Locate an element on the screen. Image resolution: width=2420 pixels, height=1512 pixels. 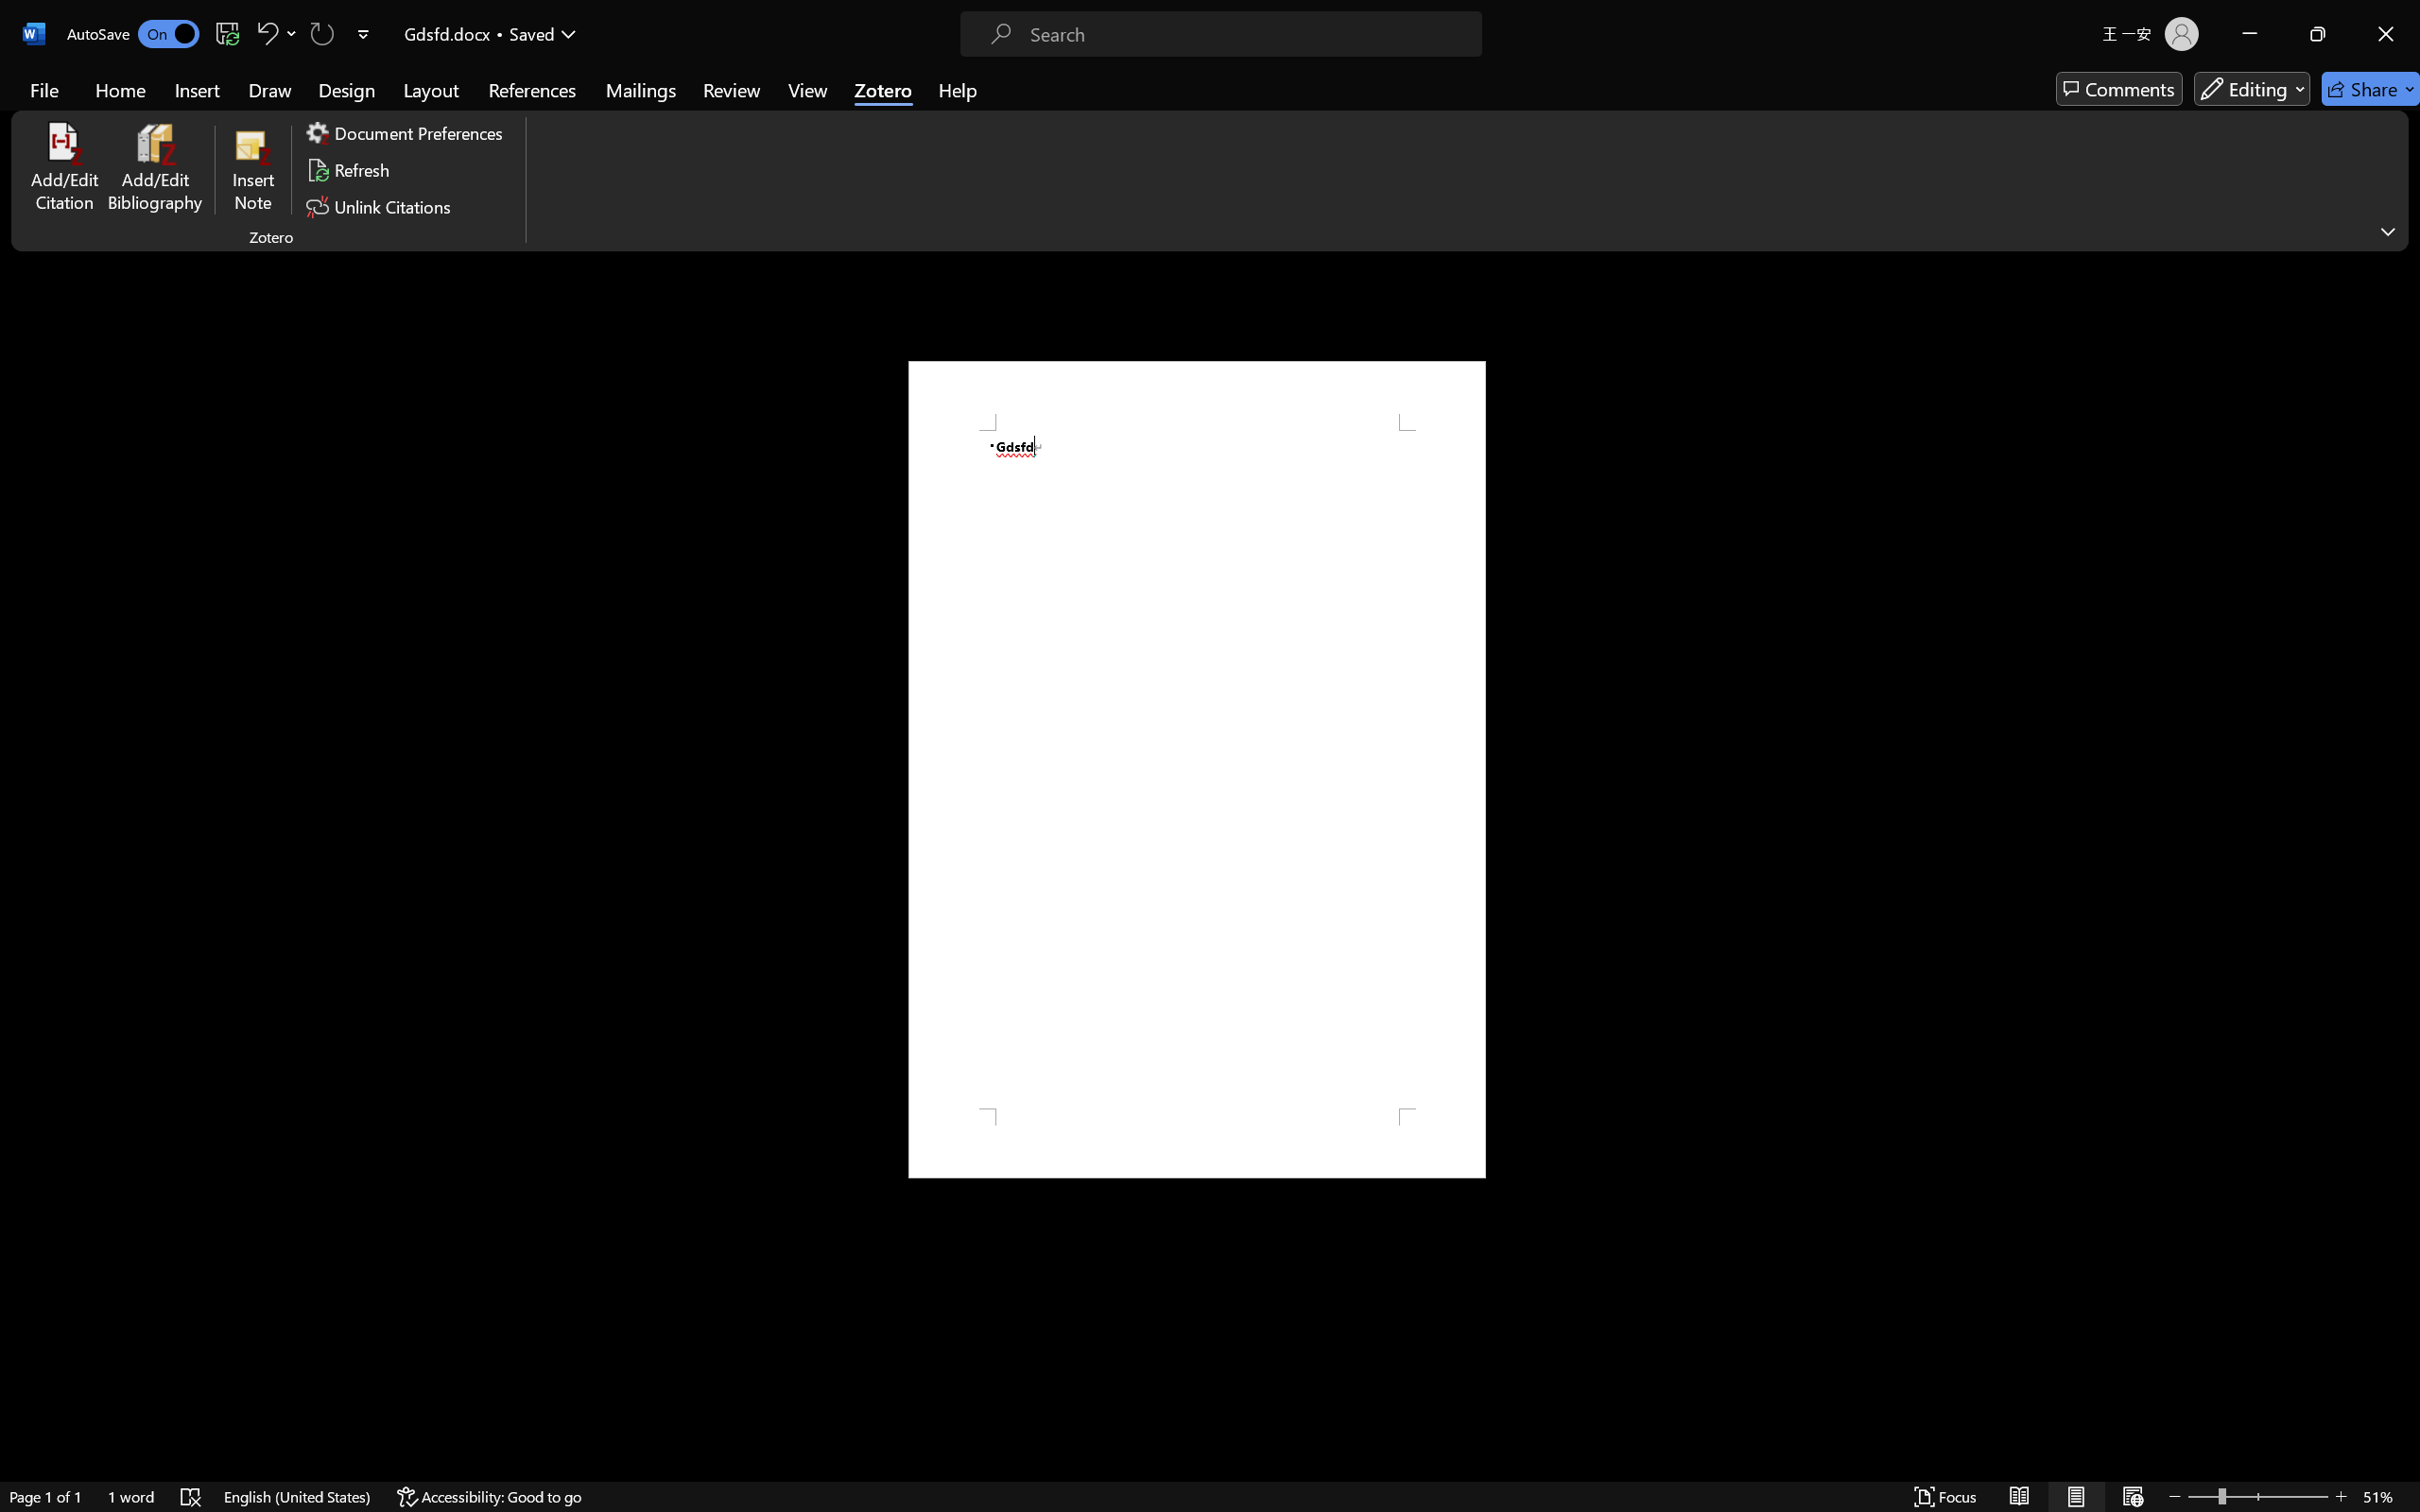
'Restore Down' is located at coordinates (2354, 17).